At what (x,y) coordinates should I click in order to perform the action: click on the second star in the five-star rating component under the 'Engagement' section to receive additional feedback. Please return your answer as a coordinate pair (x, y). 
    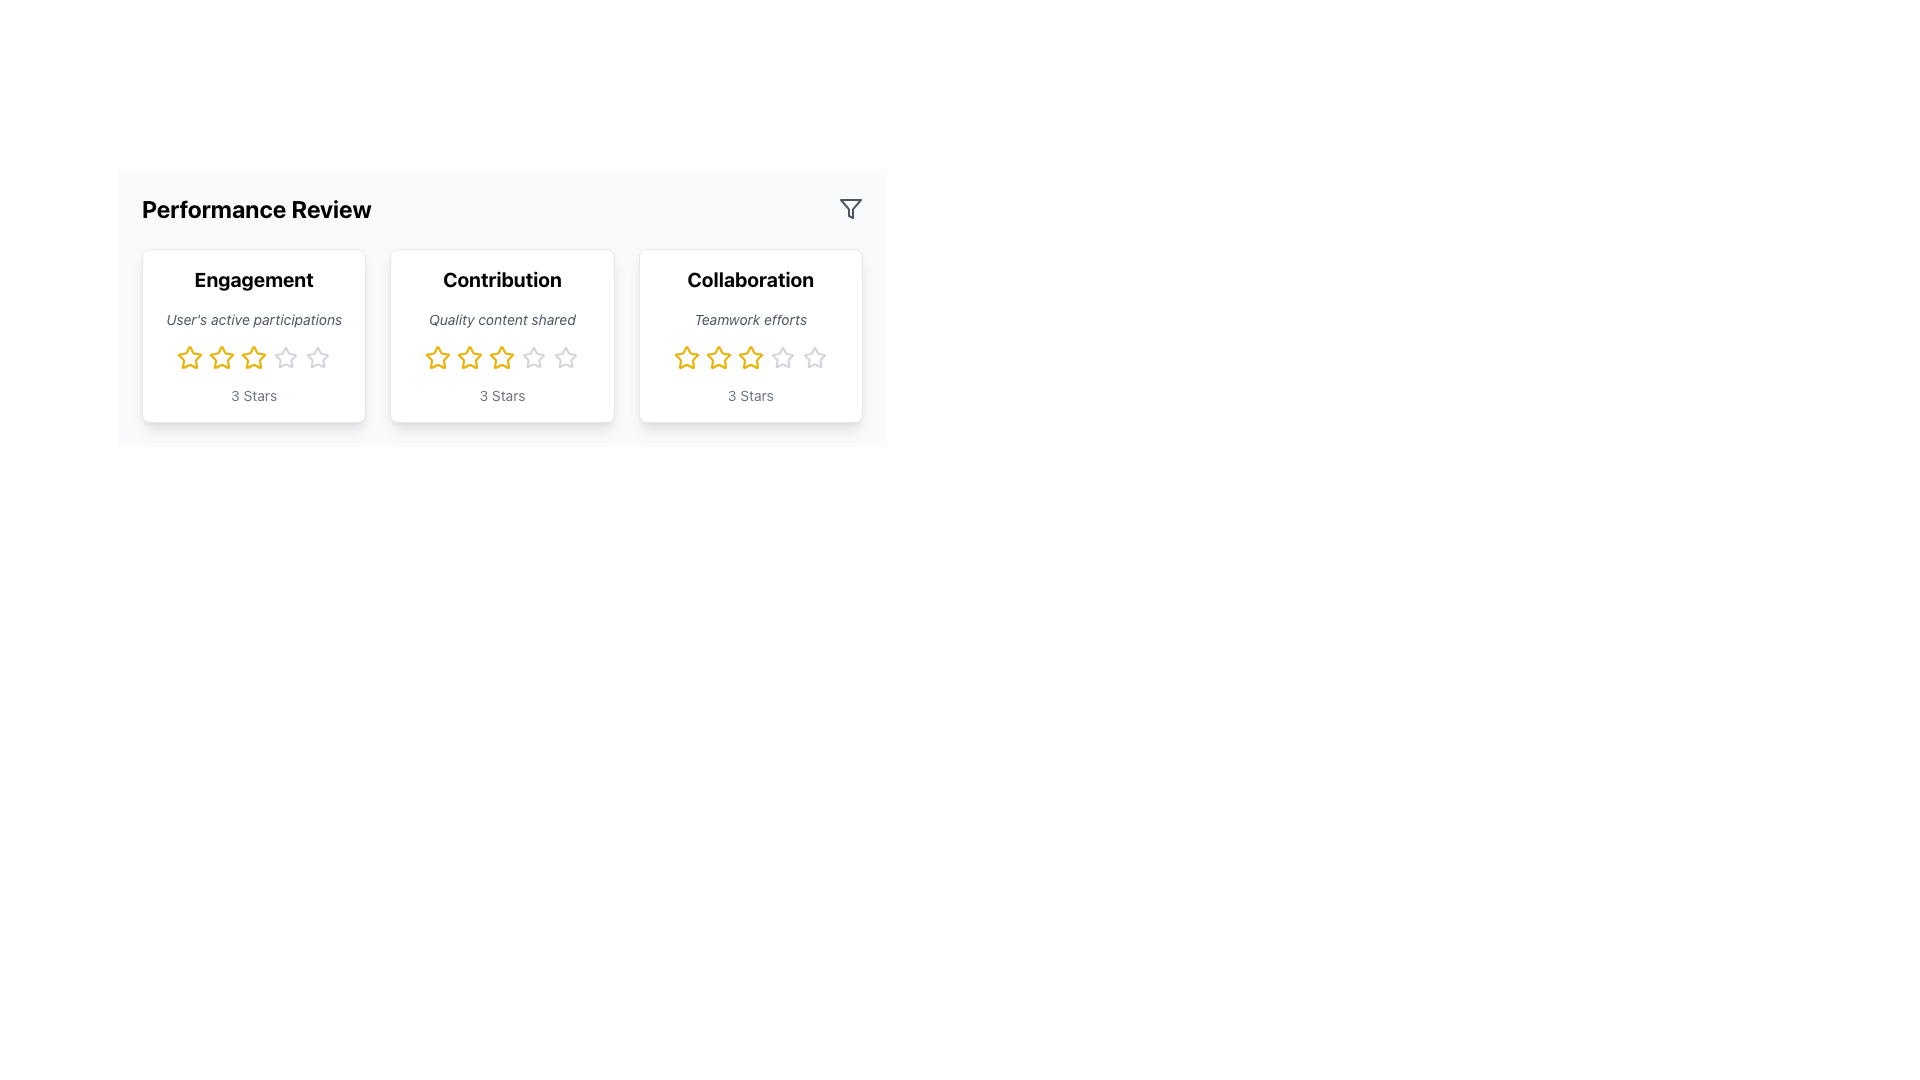
    Looking at the image, I should click on (253, 356).